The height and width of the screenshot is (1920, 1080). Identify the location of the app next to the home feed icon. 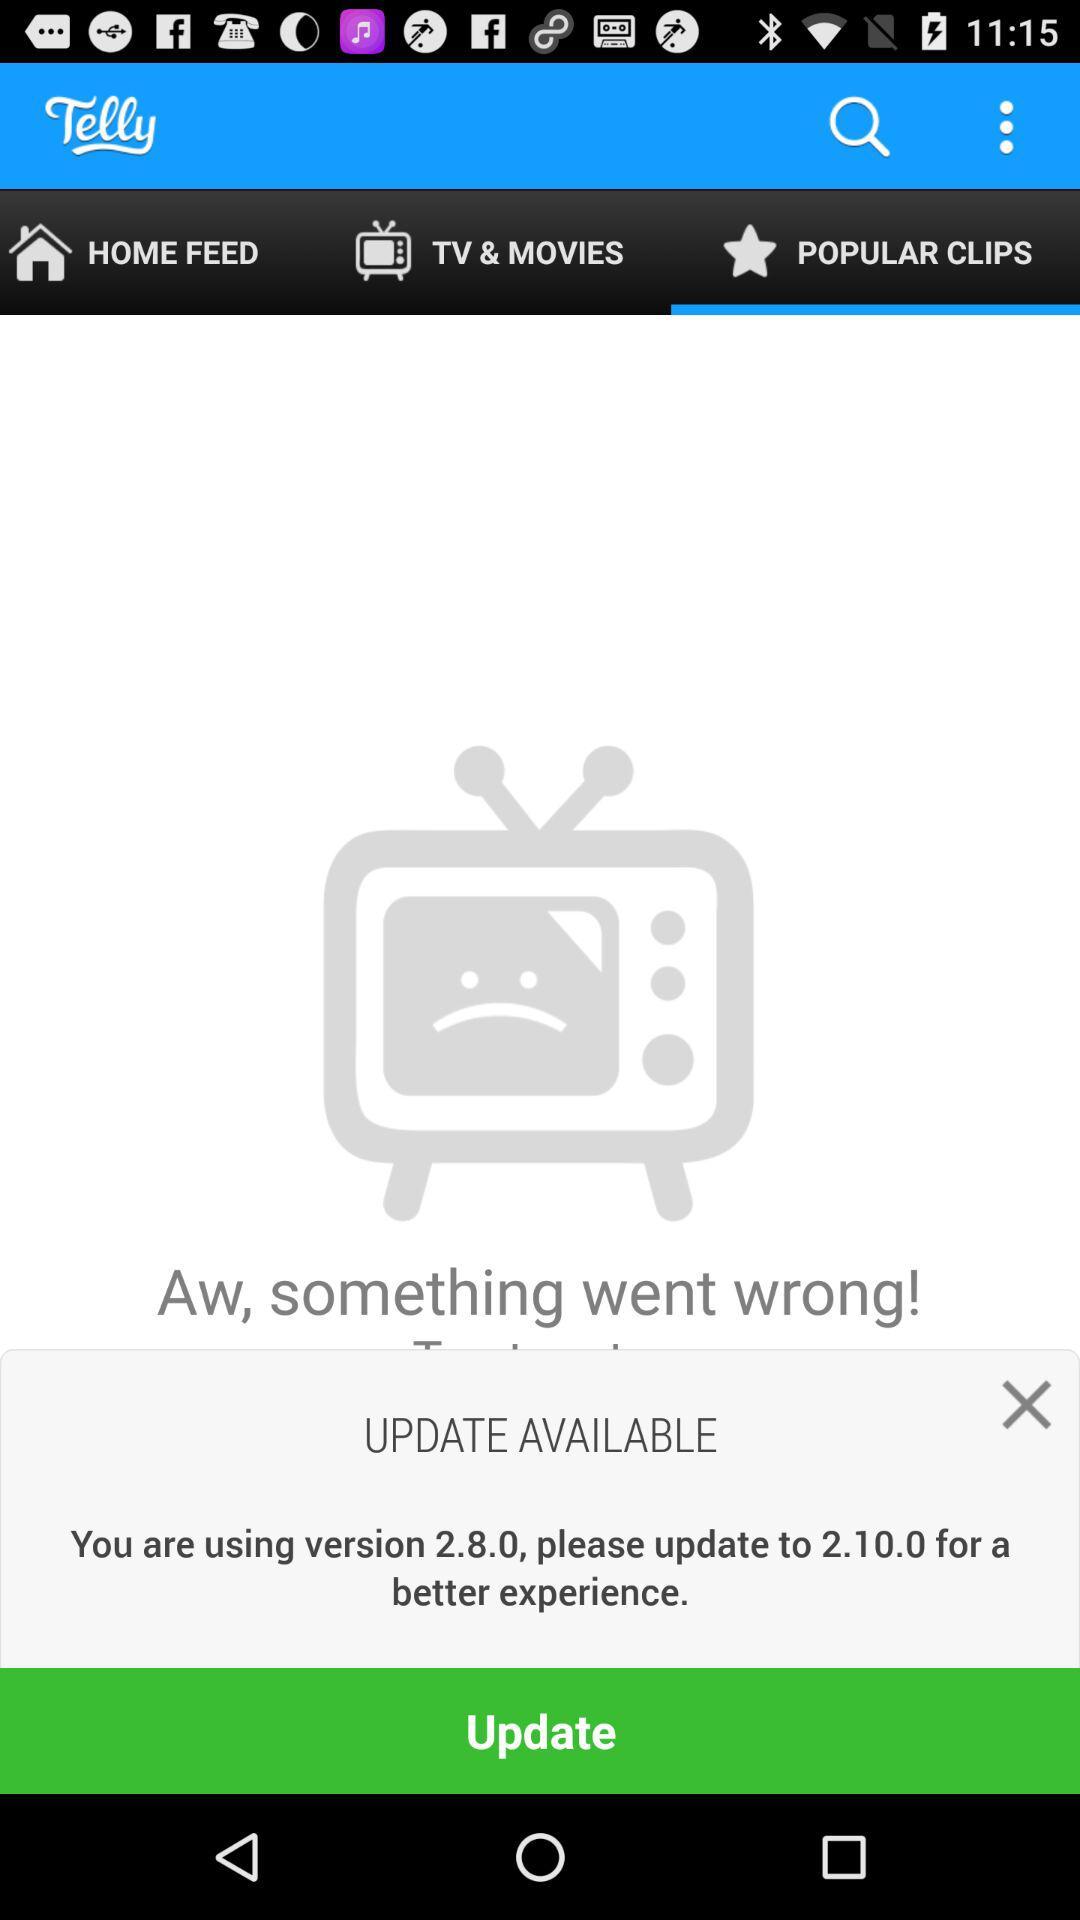
(488, 251).